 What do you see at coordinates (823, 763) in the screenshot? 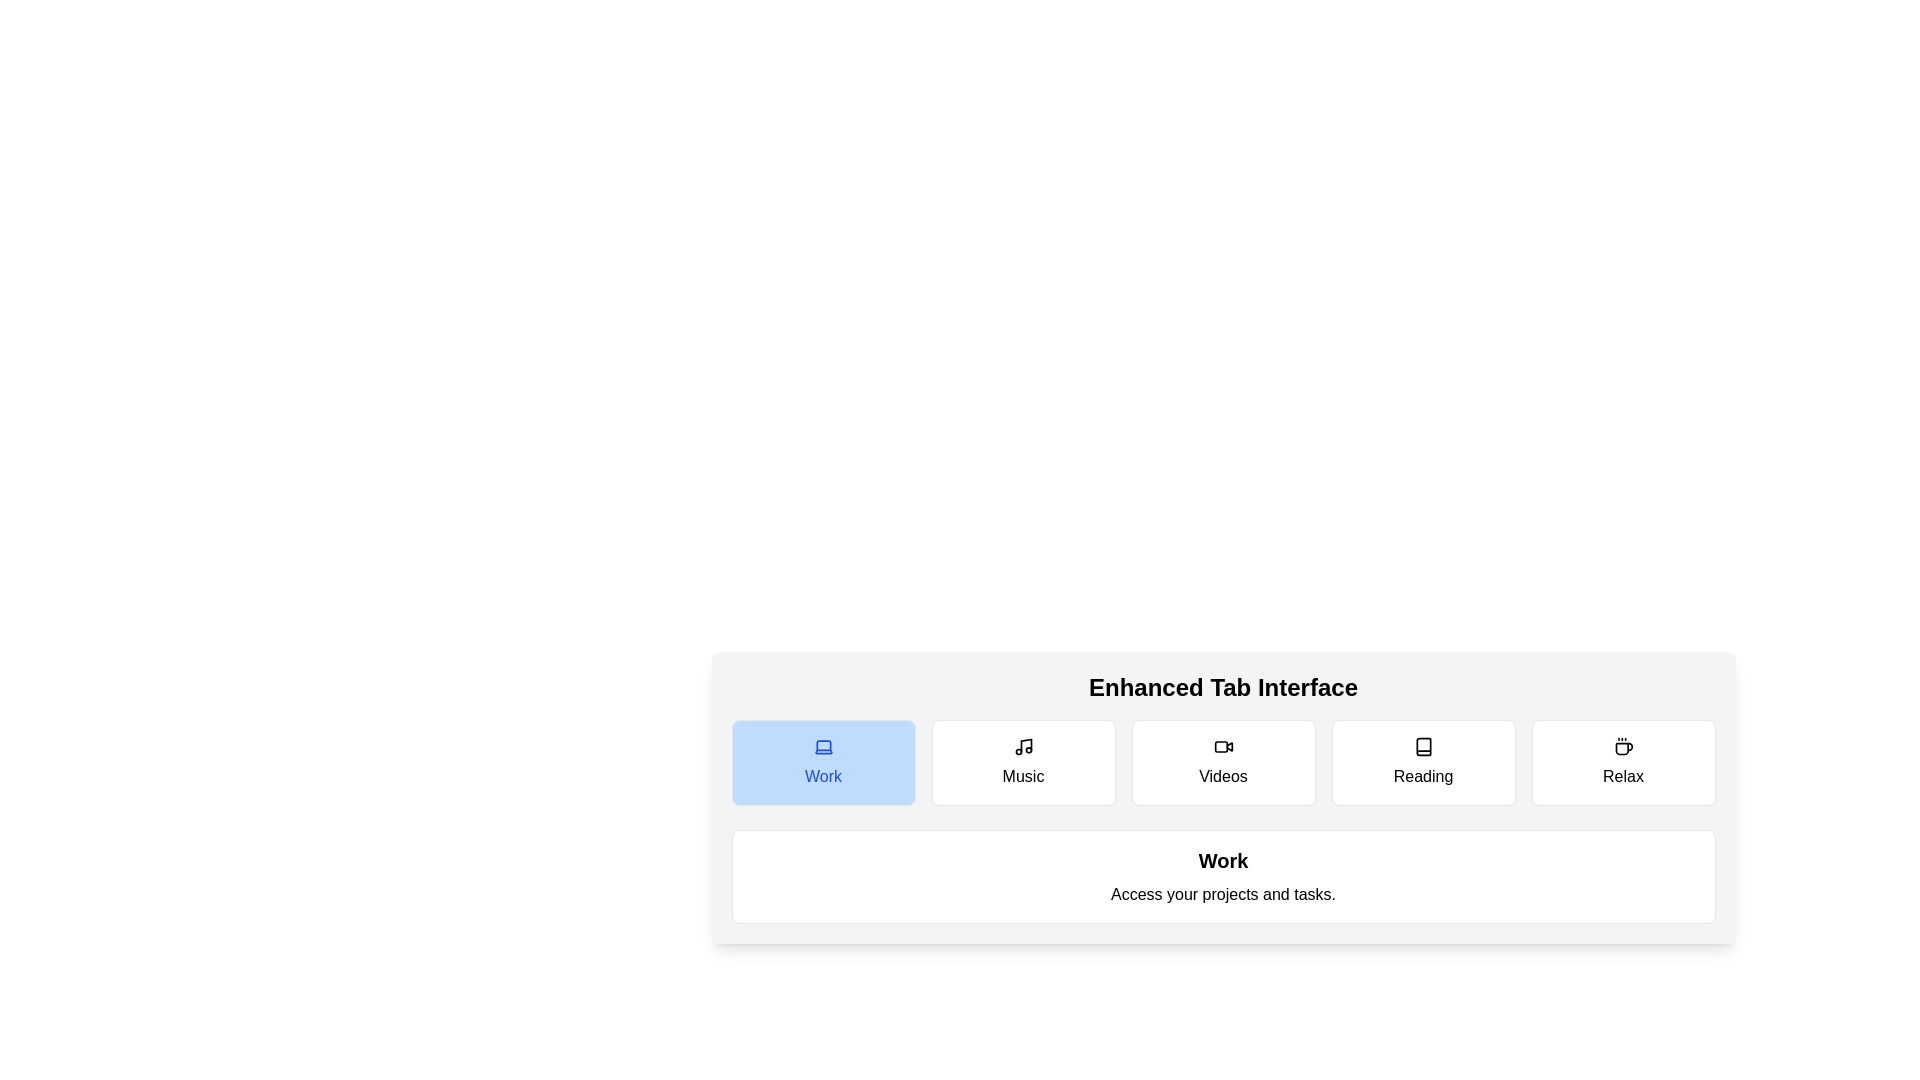
I see `the tab button labeled Work to observe its hover effect` at bounding box center [823, 763].